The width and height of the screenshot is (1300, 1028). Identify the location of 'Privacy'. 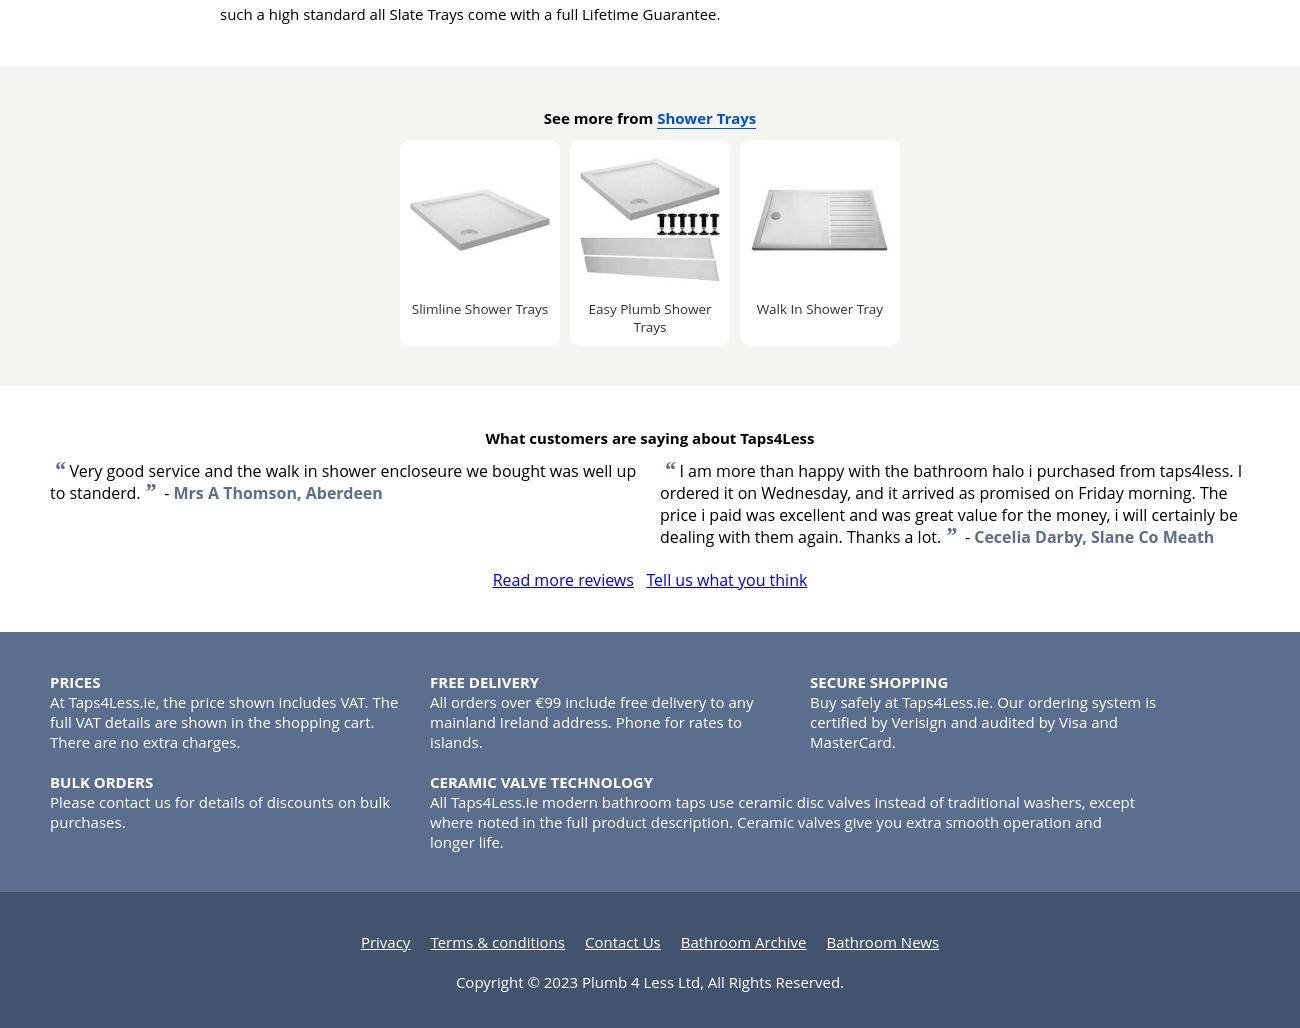
(385, 941).